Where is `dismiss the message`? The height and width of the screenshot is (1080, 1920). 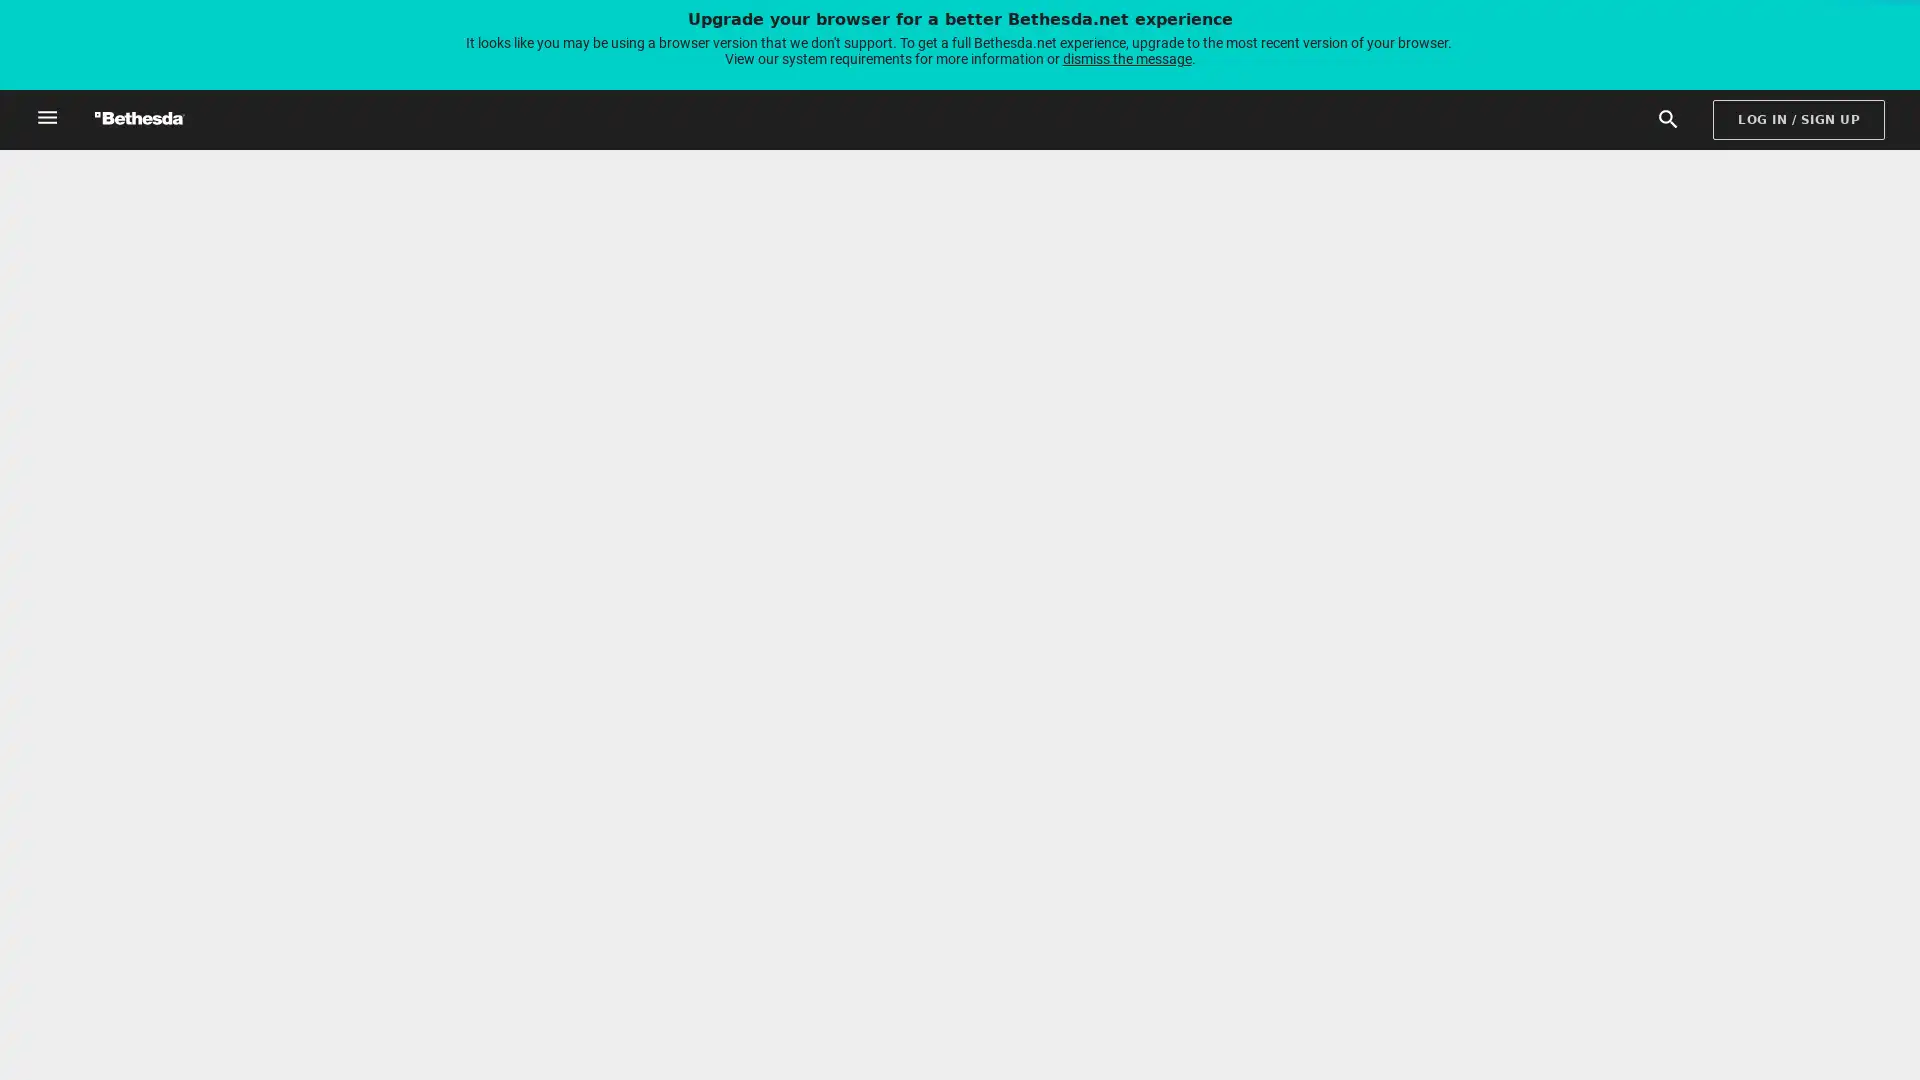
dismiss the message is located at coordinates (1126, 57).